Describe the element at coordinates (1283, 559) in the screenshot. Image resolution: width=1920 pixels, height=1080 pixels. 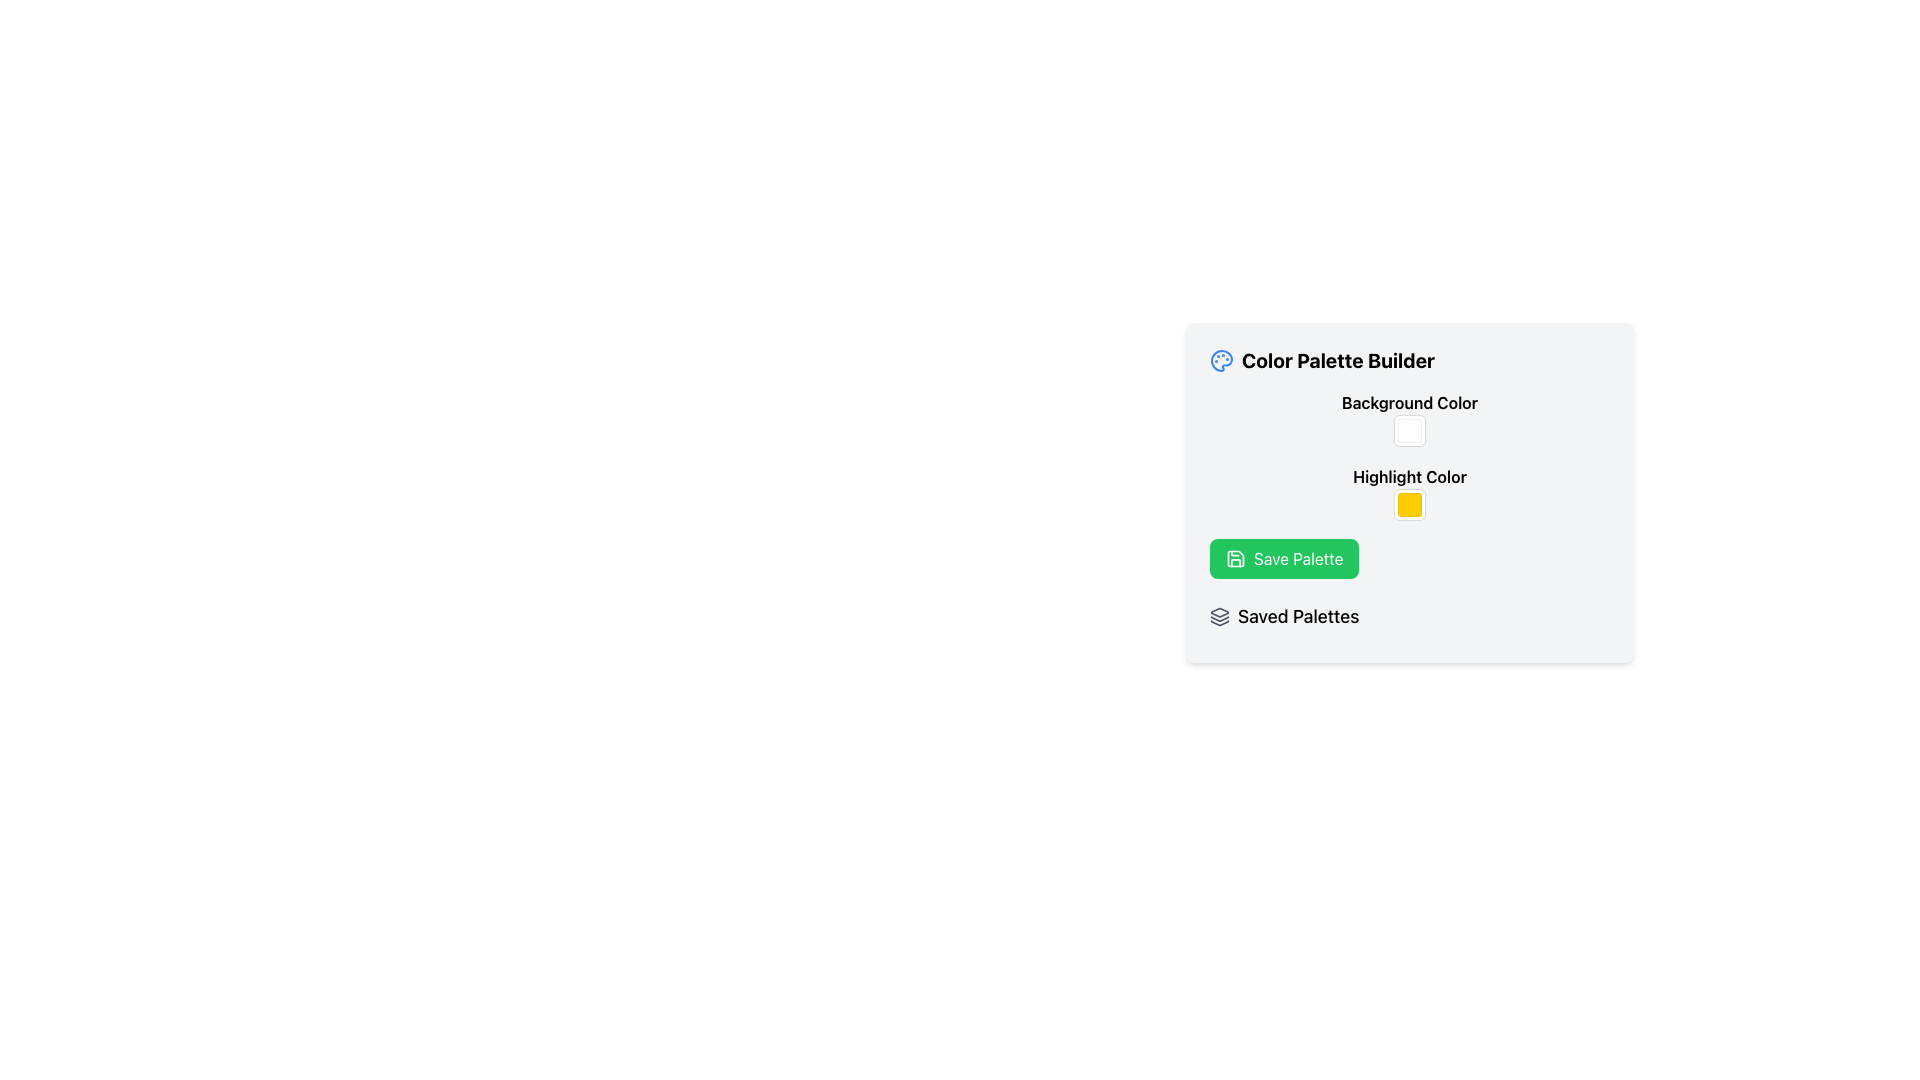
I see `the Save button located in the Color Palette Builder section, positioned between the Highlight Color picker and the Saved Palettes label` at that location.